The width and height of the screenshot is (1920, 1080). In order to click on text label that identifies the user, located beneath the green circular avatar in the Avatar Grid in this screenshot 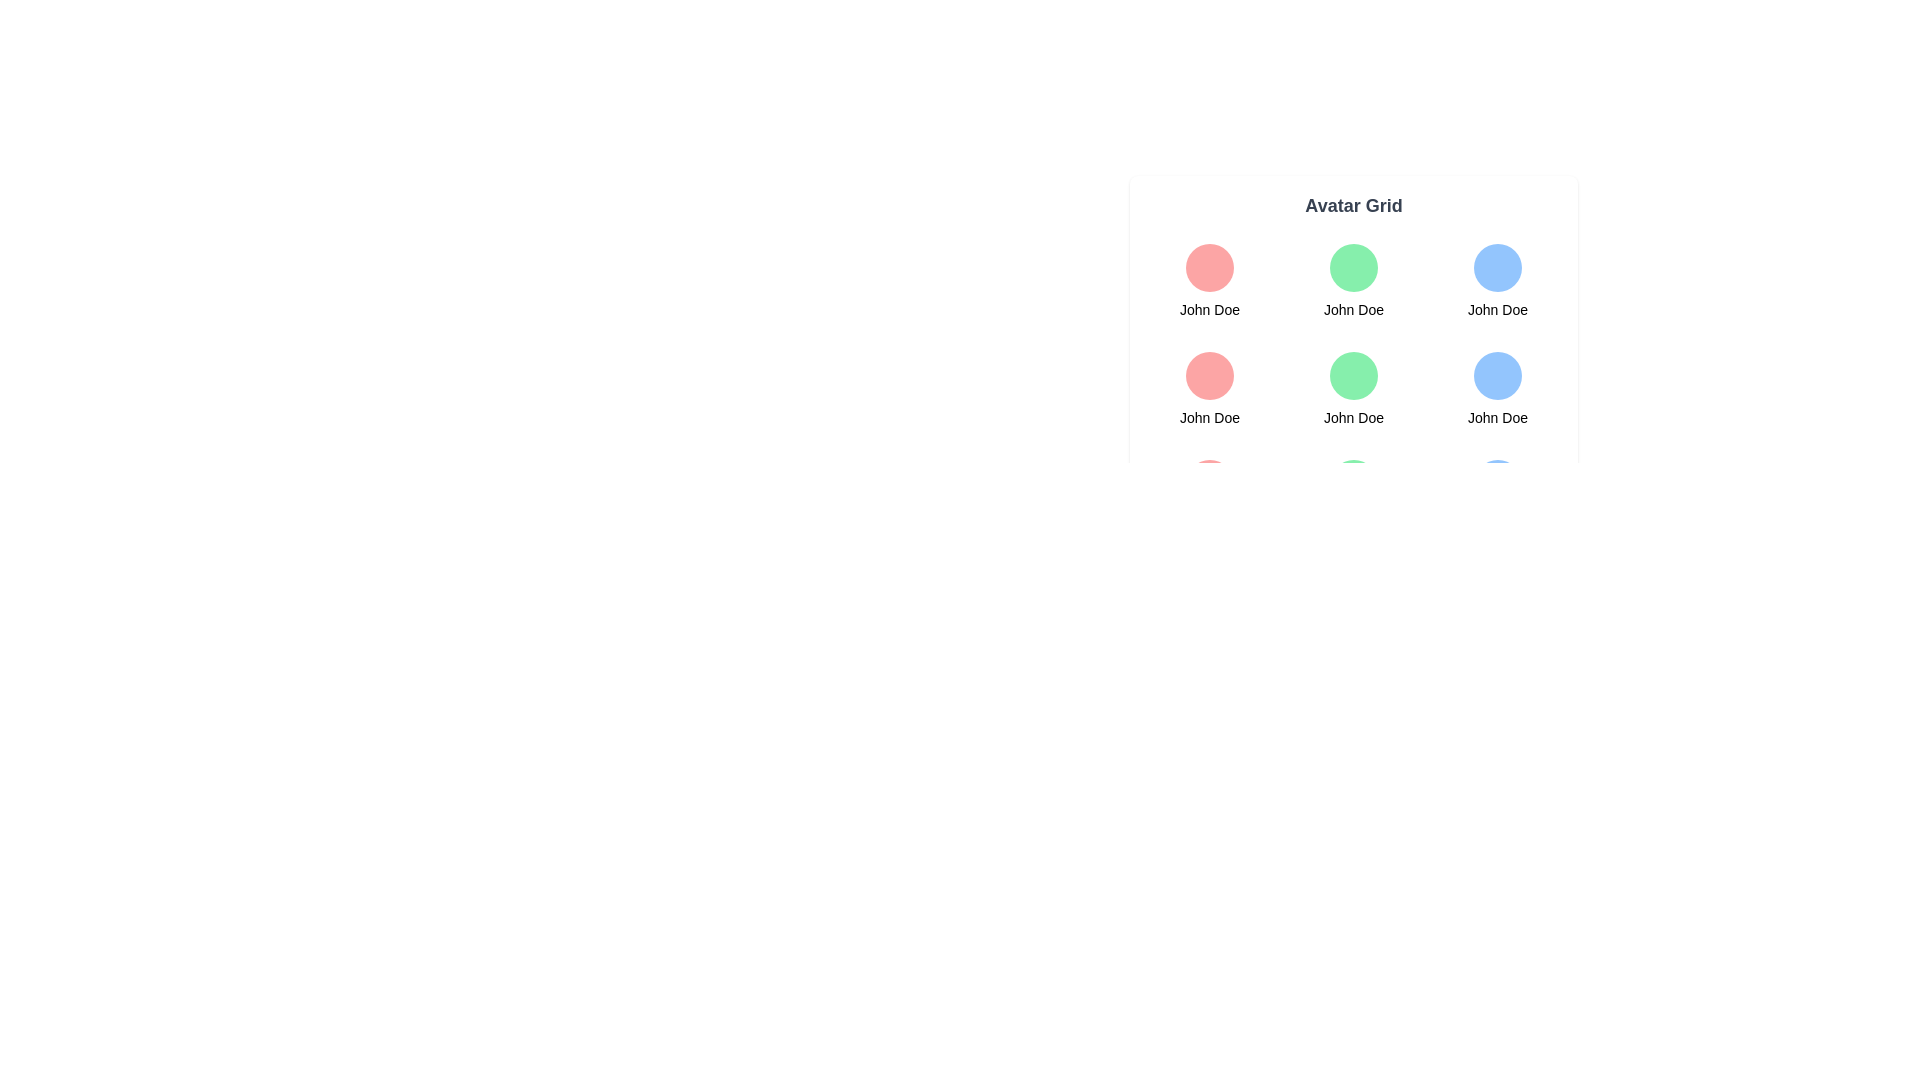, I will do `click(1353, 416)`.